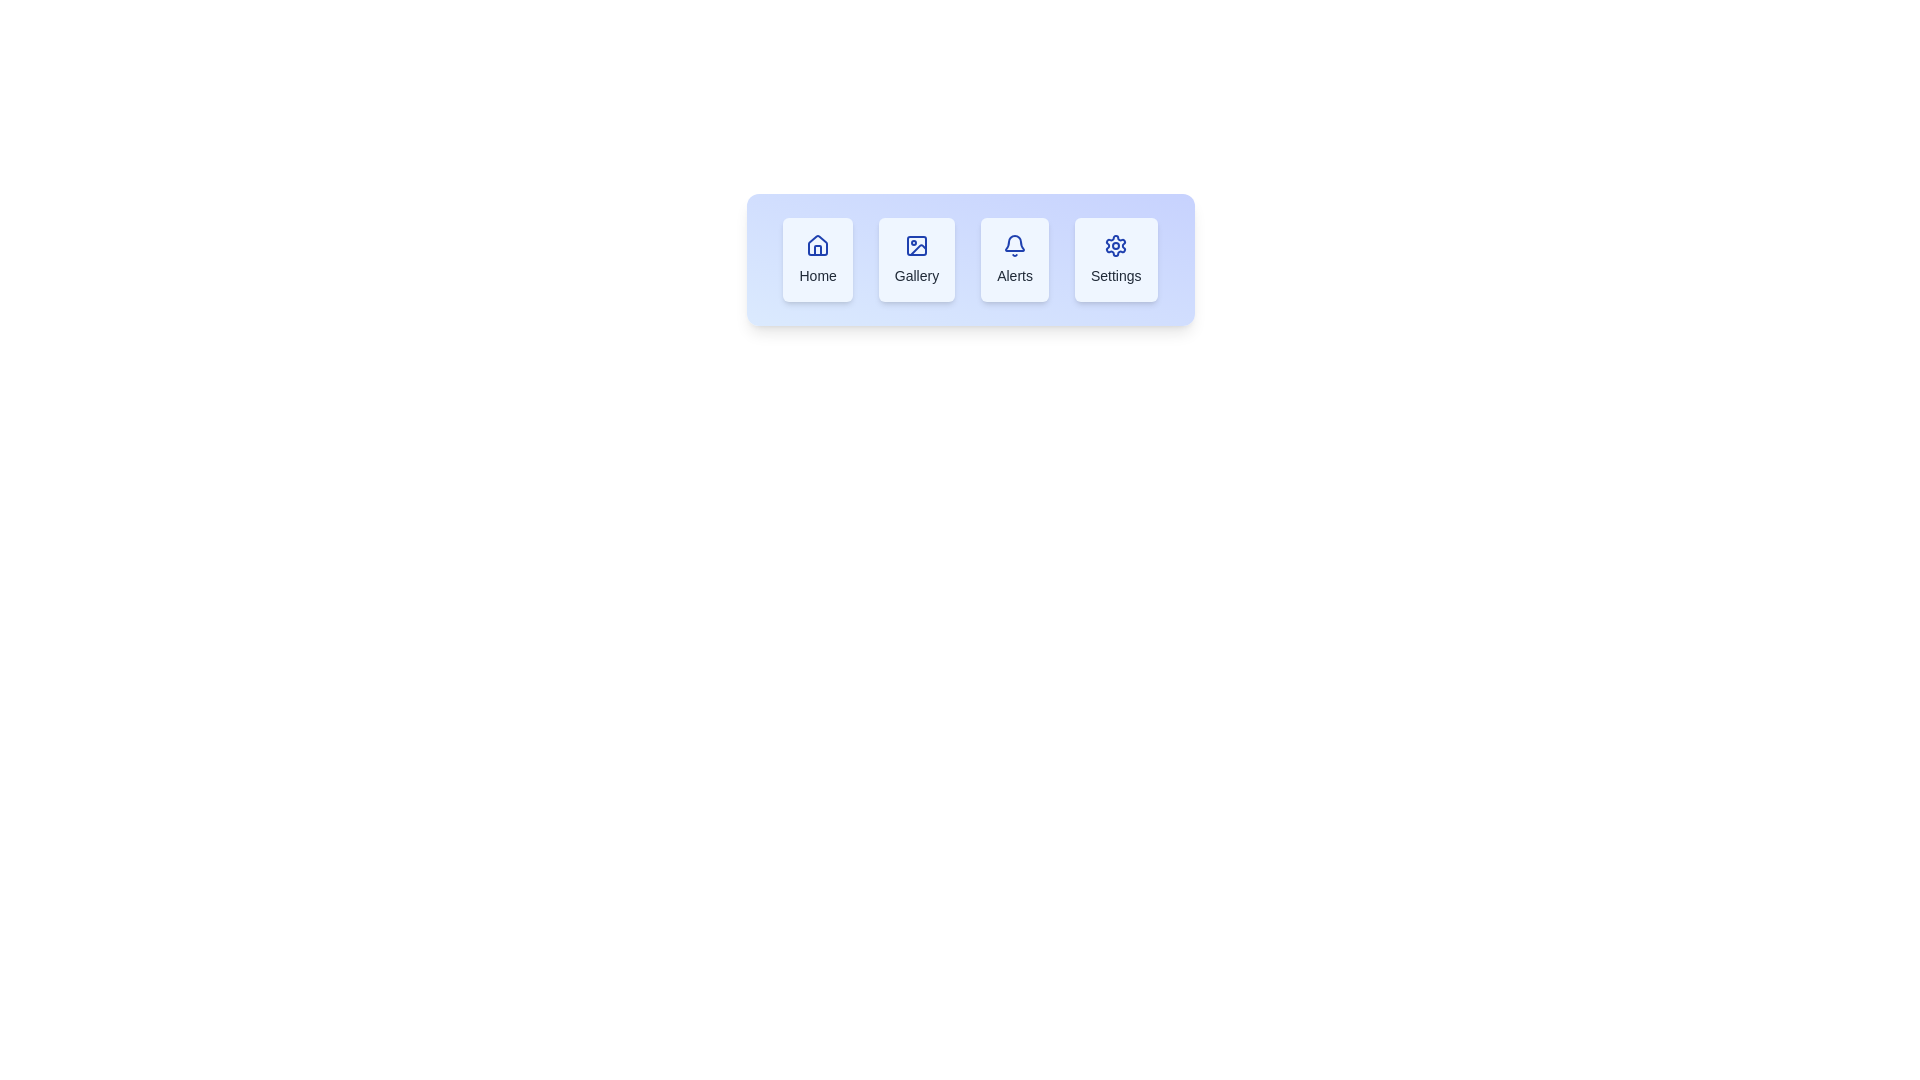 The width and height of the screenshot is (1920, 1080). What do you see at coordinates (915, 258) in the screenshot?
I see `the 'Gallery' button, which is a light blue rectangular button with a picture frame icon and a black label below it` at bounding box center [915, 258].